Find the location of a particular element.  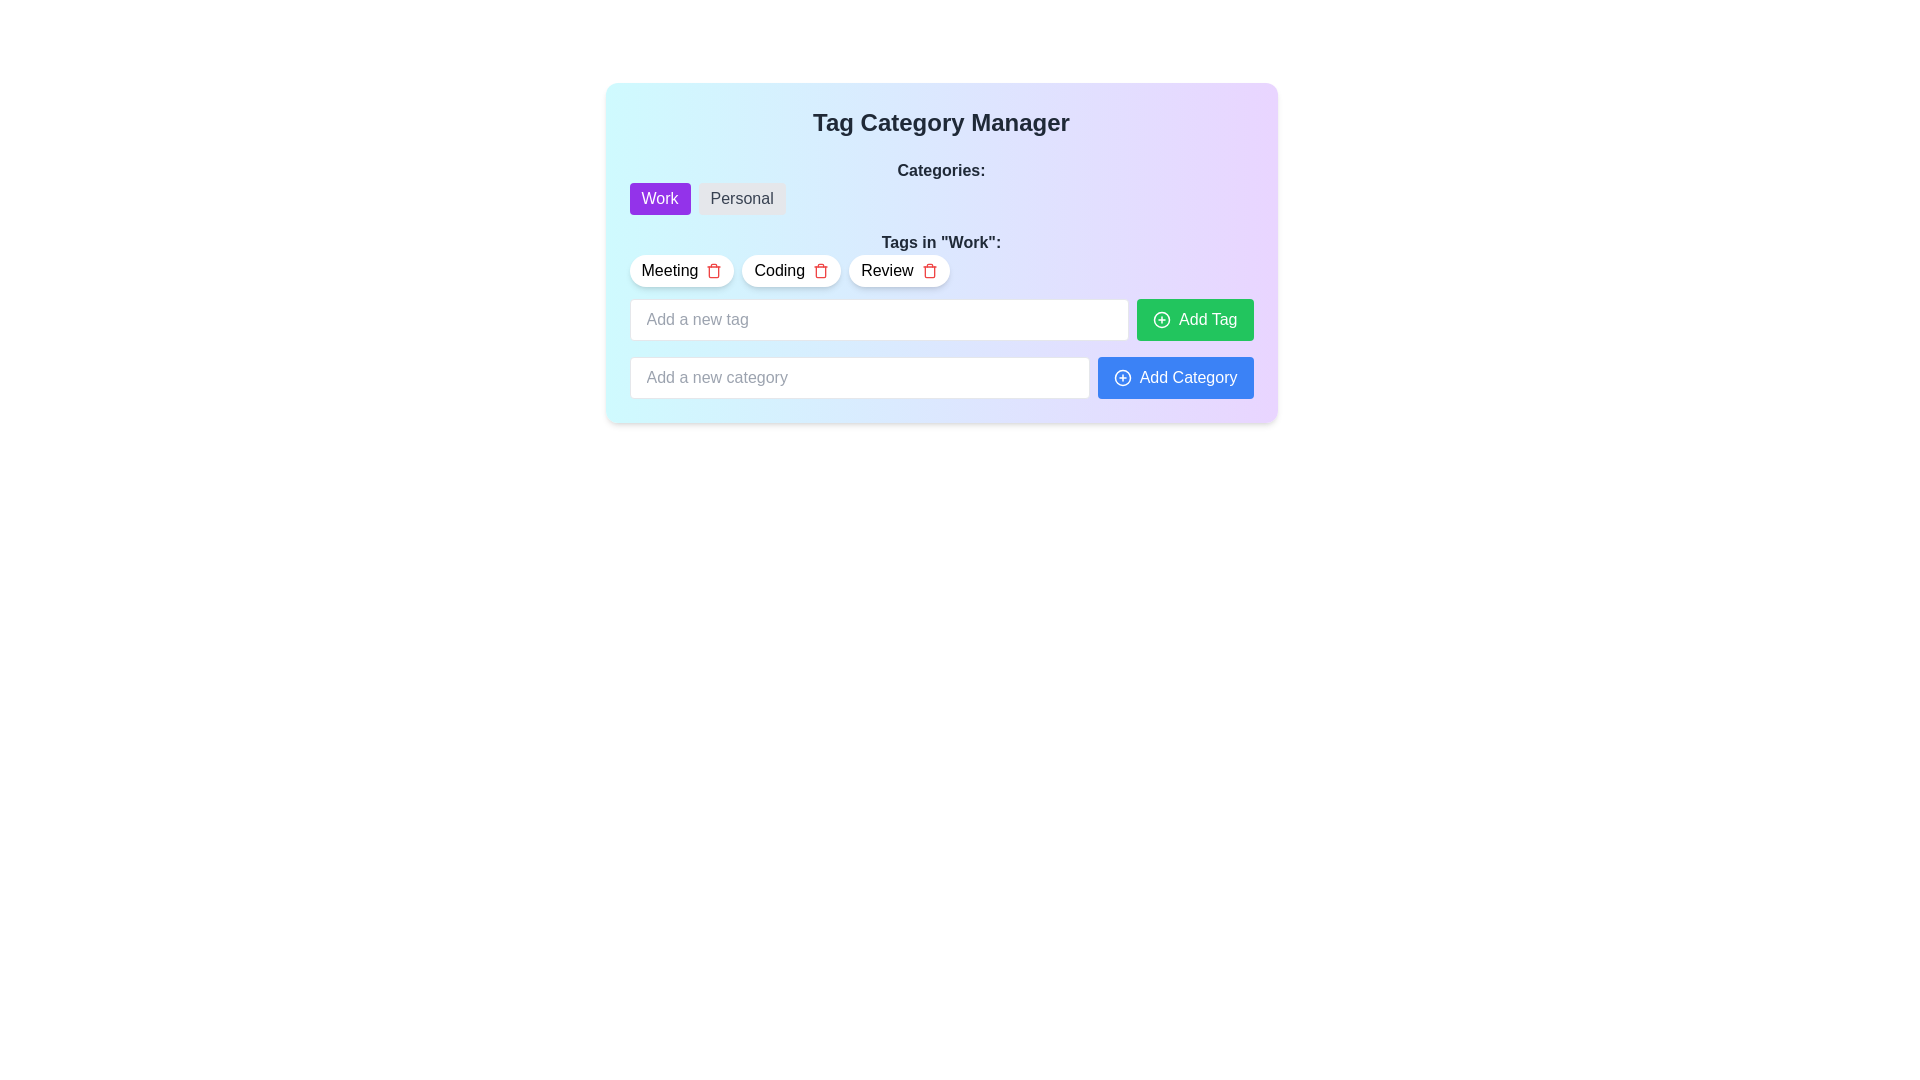

the rectangular button with a blue background and white text reading 'Add Category' is located at coordinates (1175, 378).